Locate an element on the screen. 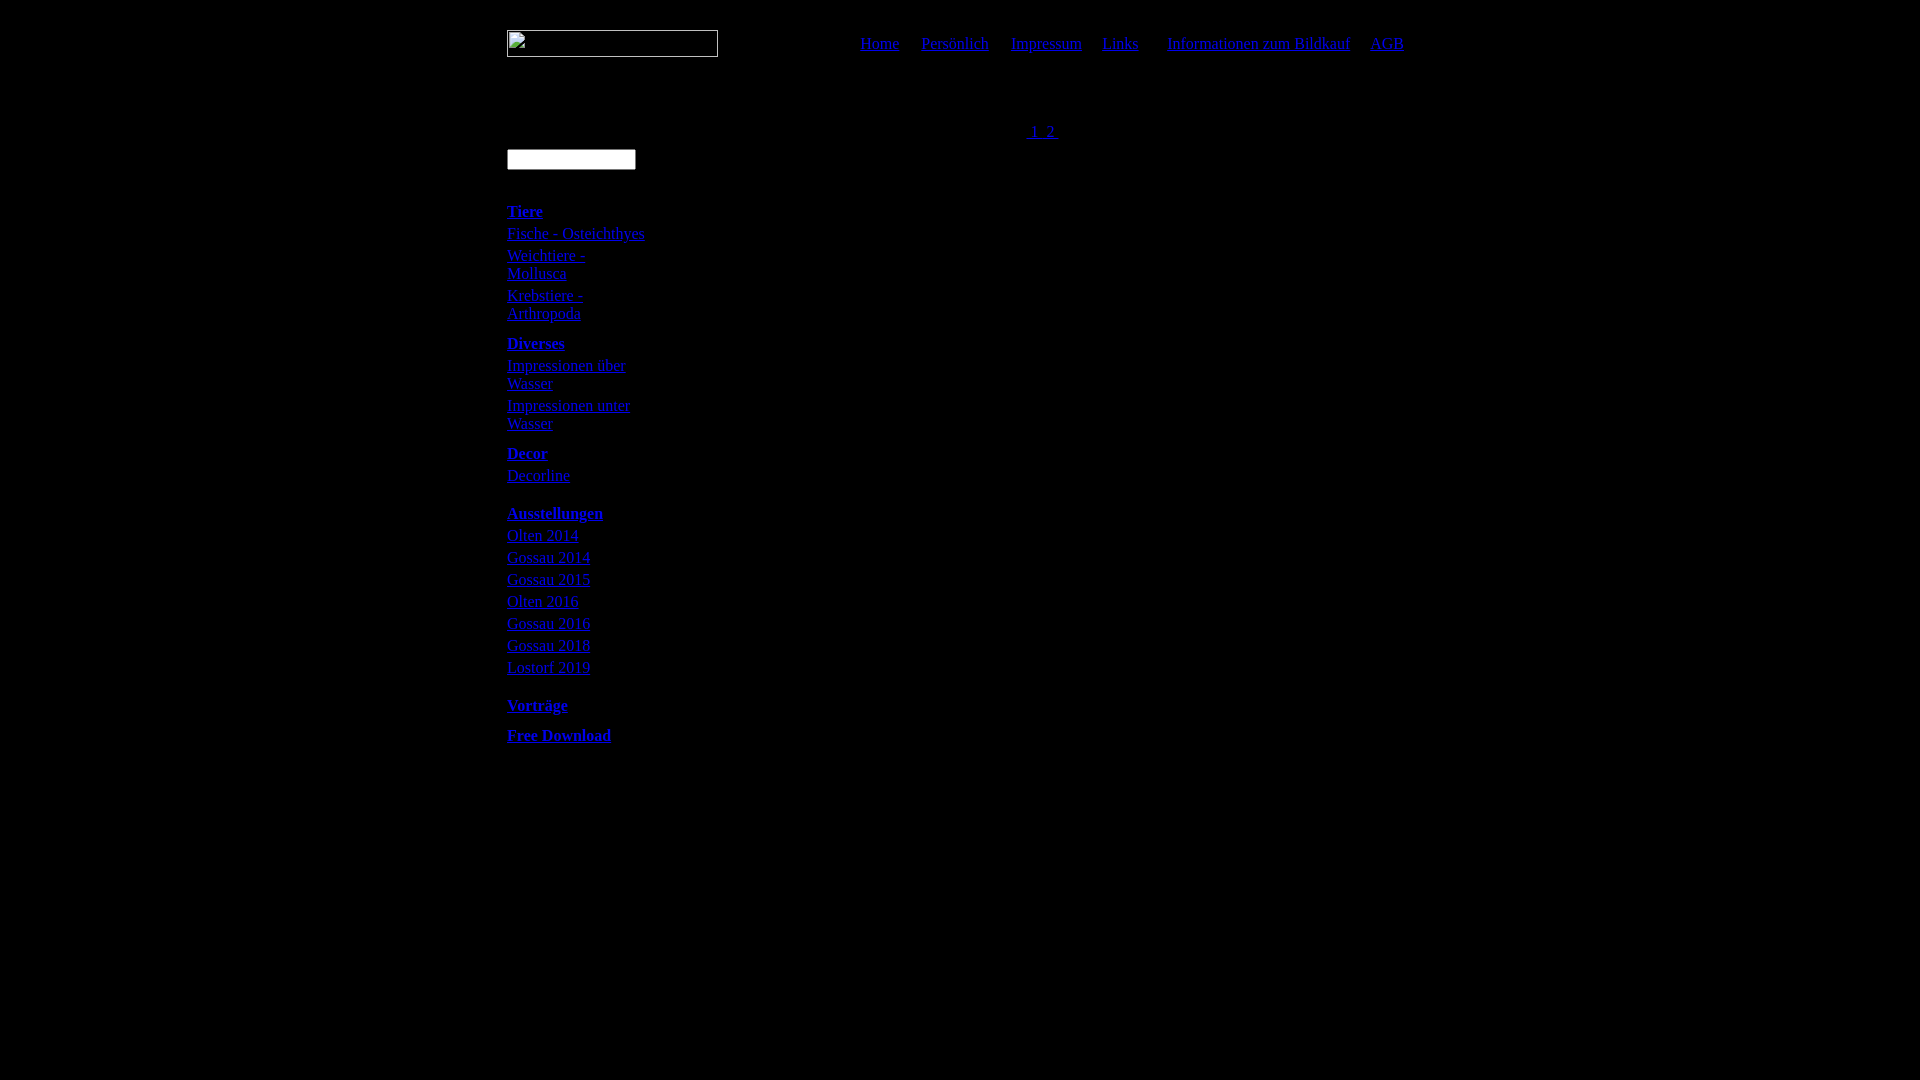 The image size is (1920, 1080). 'Olten 2014' is located at coordinates (507, 534).